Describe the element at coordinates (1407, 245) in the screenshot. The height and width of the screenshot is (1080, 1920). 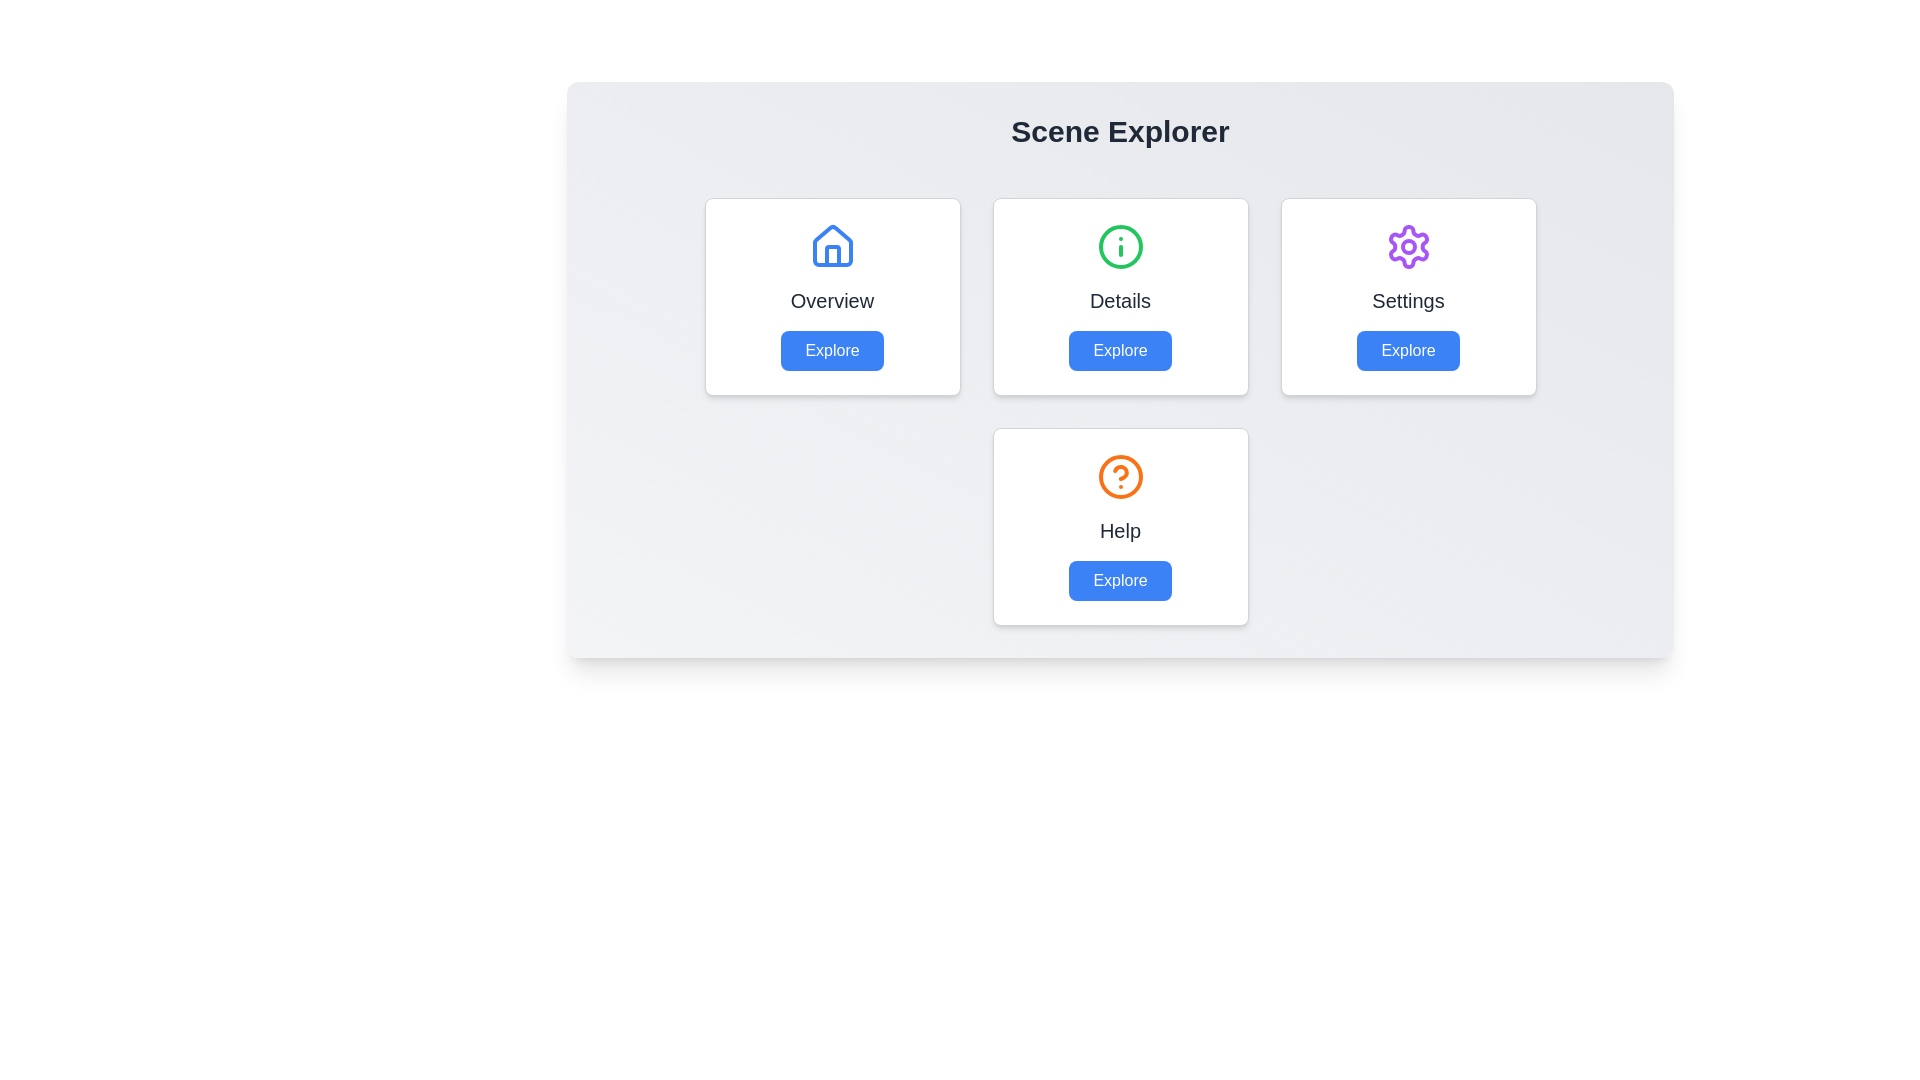
I see `the SVG Circle Element that is part of the gear icon in the top-right corner of the 'Settings' group of icons in the 'Scene Explorer' interface` at that location.